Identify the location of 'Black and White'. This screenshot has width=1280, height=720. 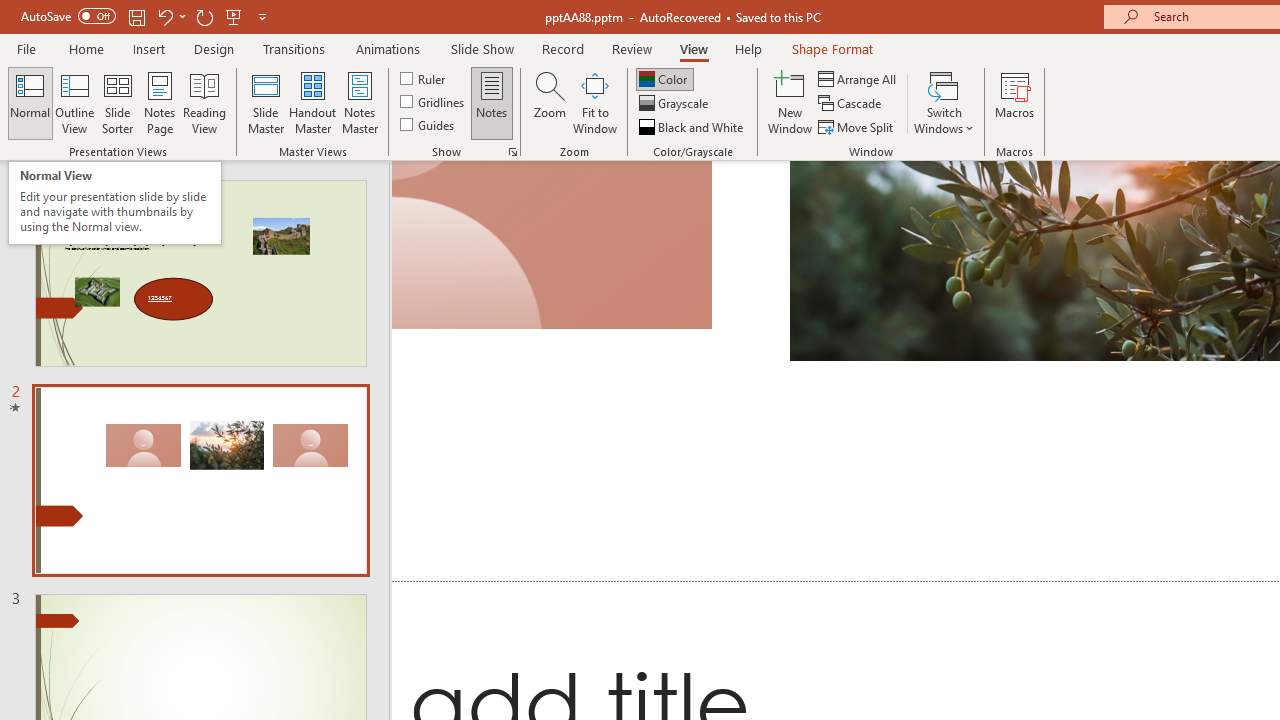
(693, 127).